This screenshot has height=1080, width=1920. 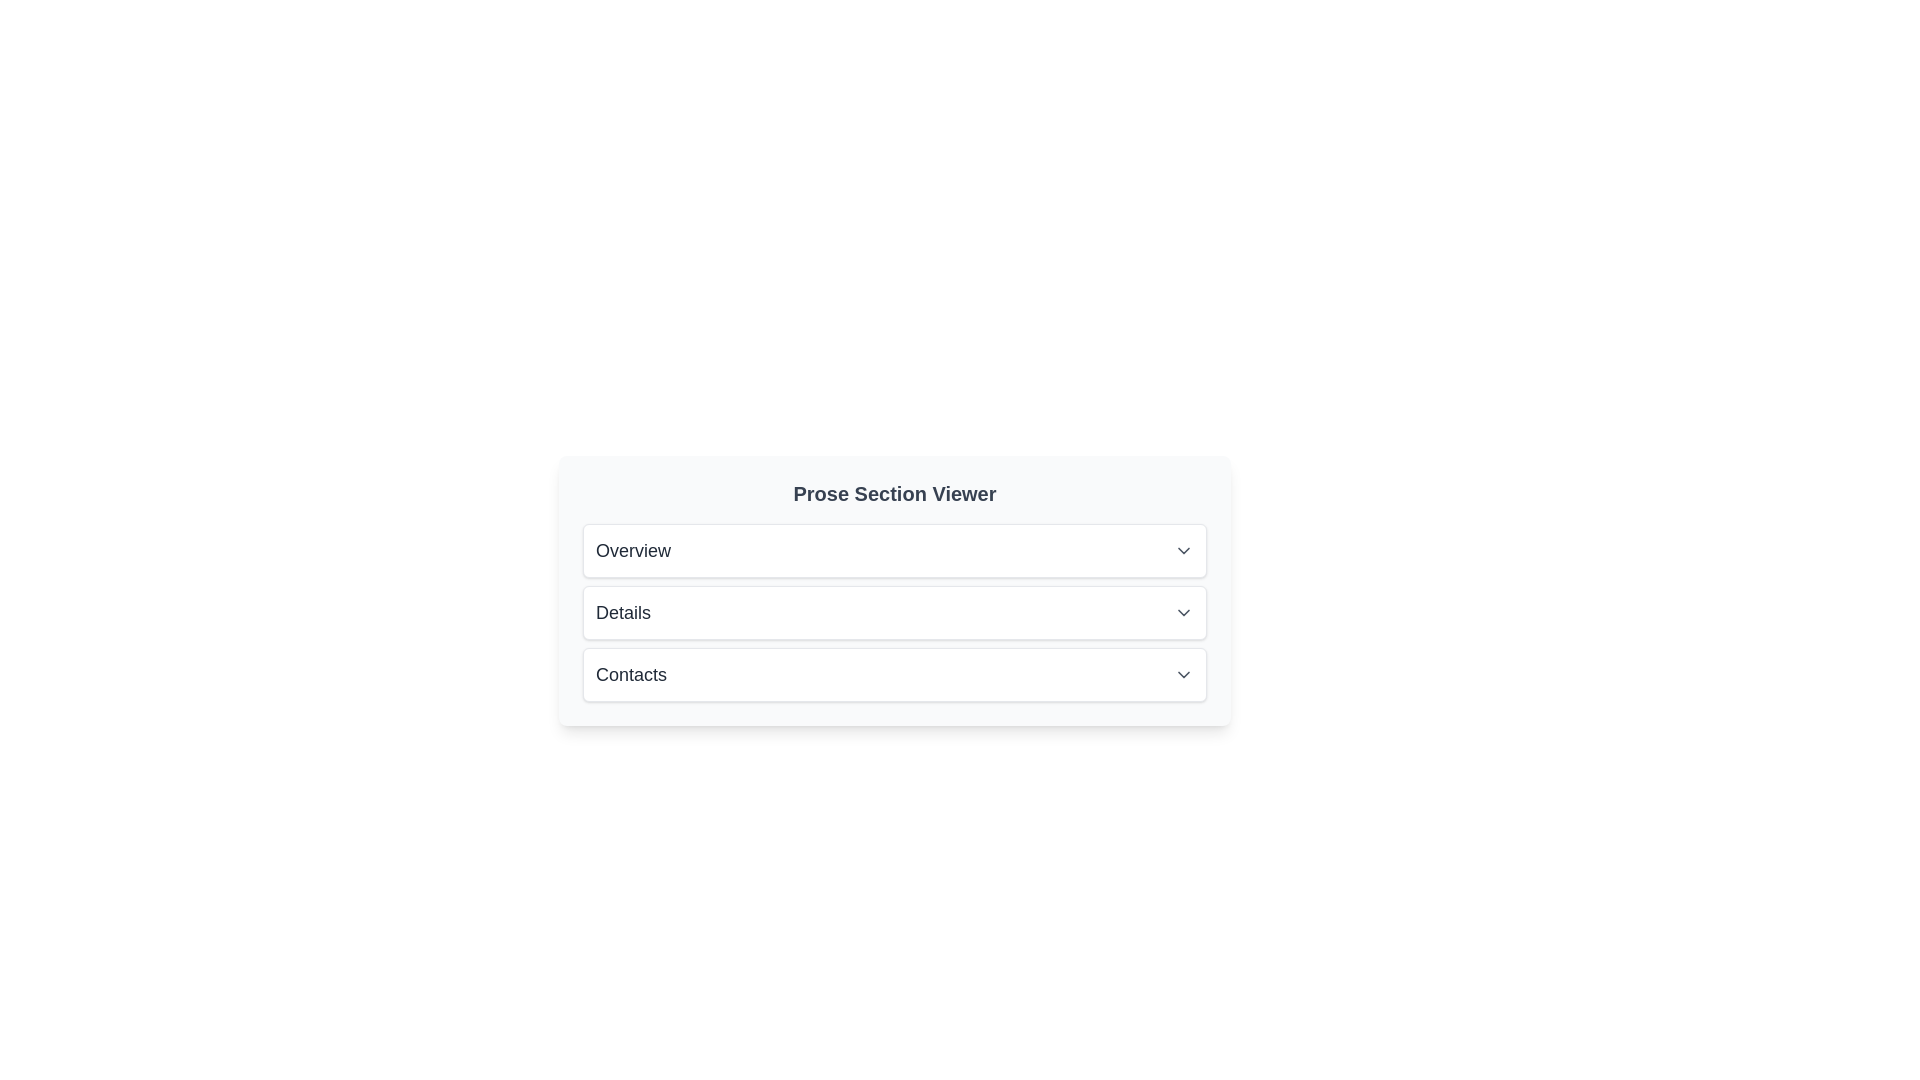 What do you see at coordinates (1184, 551) in the screenshot?
I see `the chevron icon representing the dropdown toggle for the 'Overview' section` at bounding box center [1184, 551].